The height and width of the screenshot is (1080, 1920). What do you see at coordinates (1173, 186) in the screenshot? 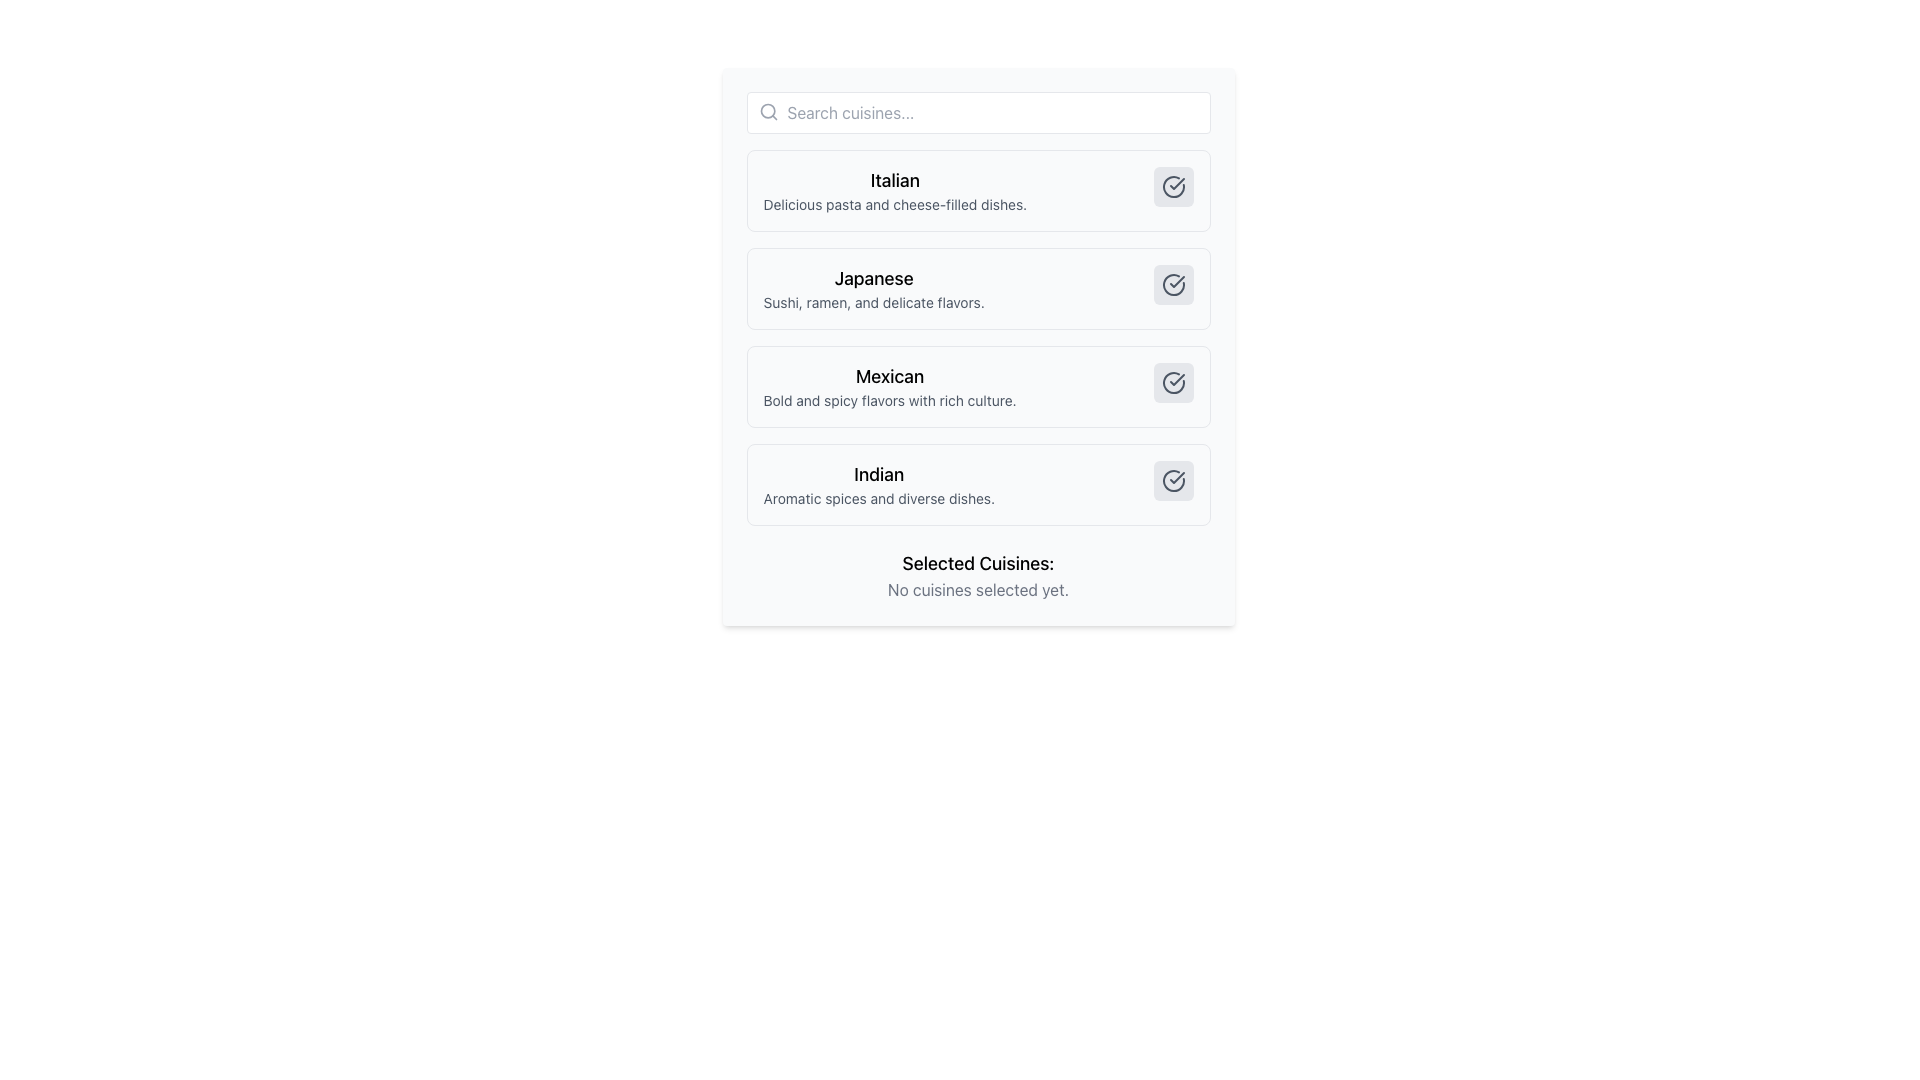
I see `the circular icon with a checkmark located in the top-right corner of the 'Italian' item block, which signifies a selection or confirmation action` at bounding box center [1173, 186].